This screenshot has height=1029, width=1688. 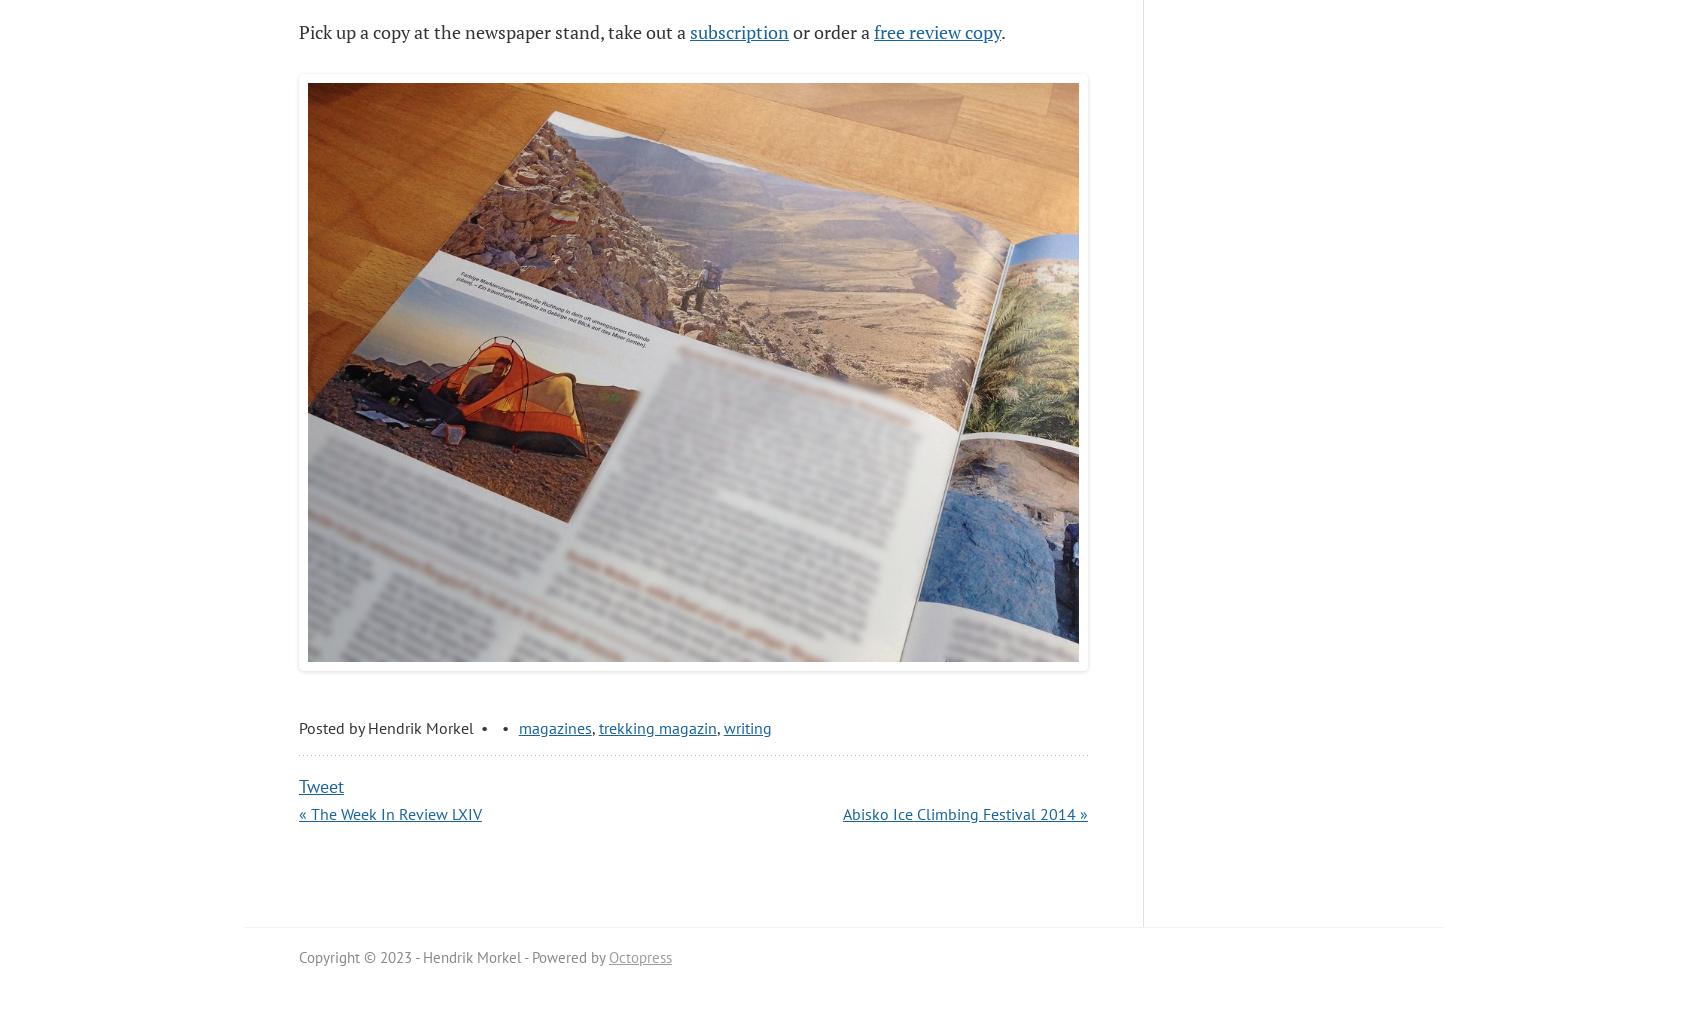 What do you see at coordinates (333, 725) in the screenshot?
I see `'Posted by'` at bounding box center [333, 725].